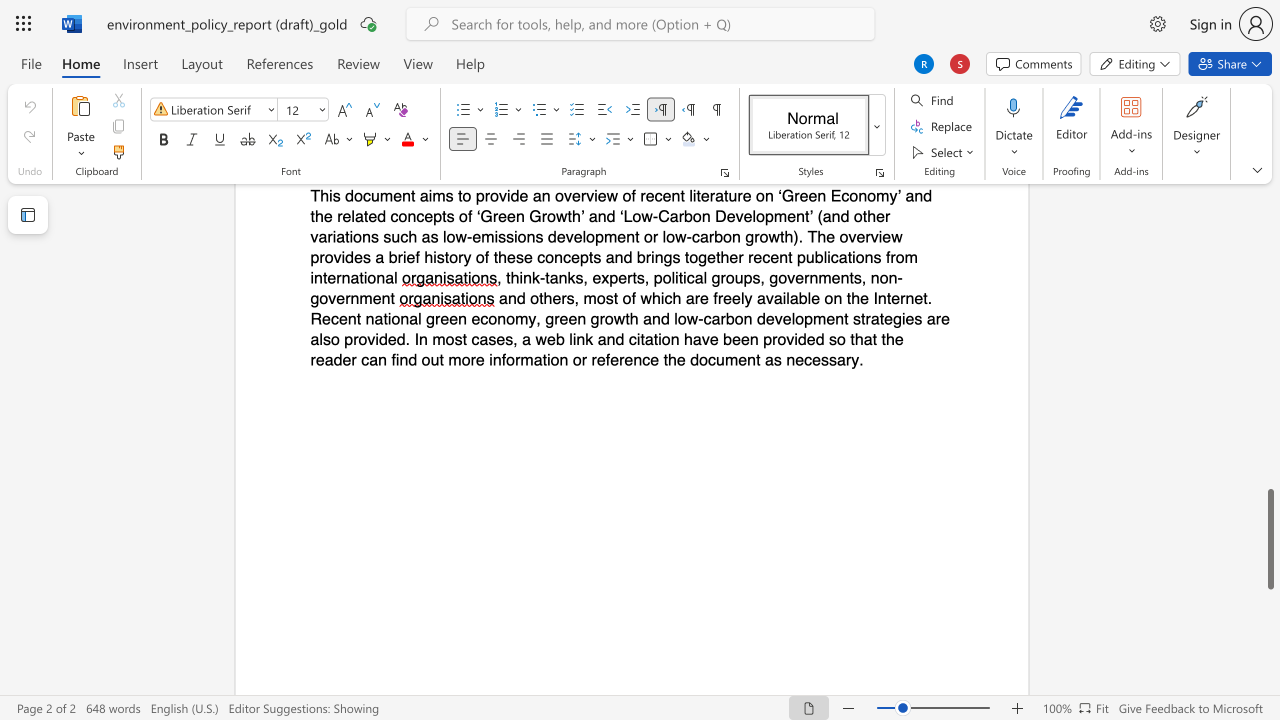  Describe the element at coordinates (1269, 258) in the screenshot. I see `the scrollbar to move the content higher` at that location.